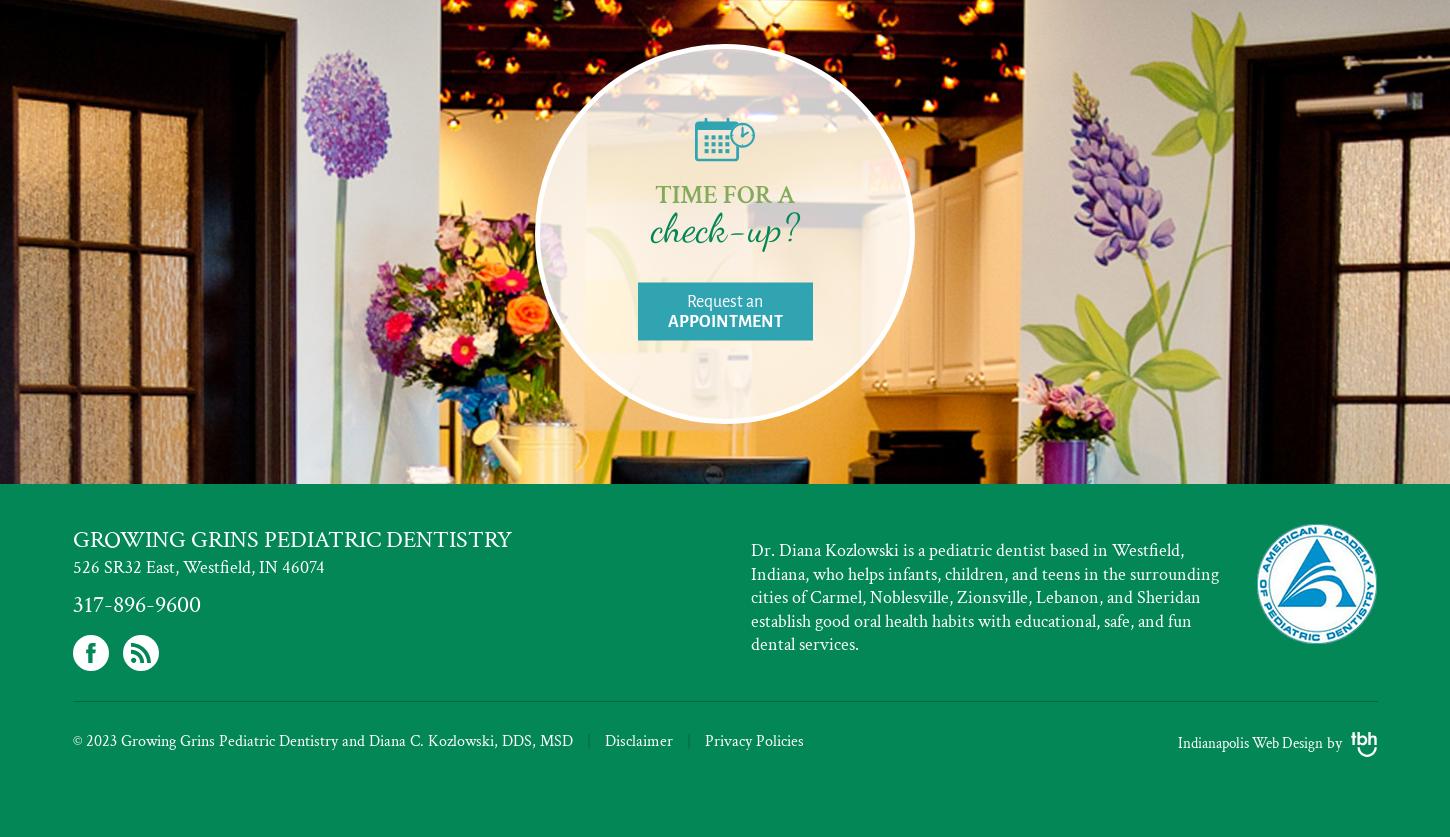 The width and height of the screenshot is (1450, 837). What do you see at coordinates (984, 597) in the screenshot?
I see `'Dr. Diana Kozlowski is a pediatric dentist based in Westfield, Indiana, who helps infants, children, and teens in the surrounding cities of Carmel, Noblesville, Zionsville, Lebanon, and Sheridan establish good oral health habits with educational, safe, and fun dental services.'` at bounding box center [984, 597].